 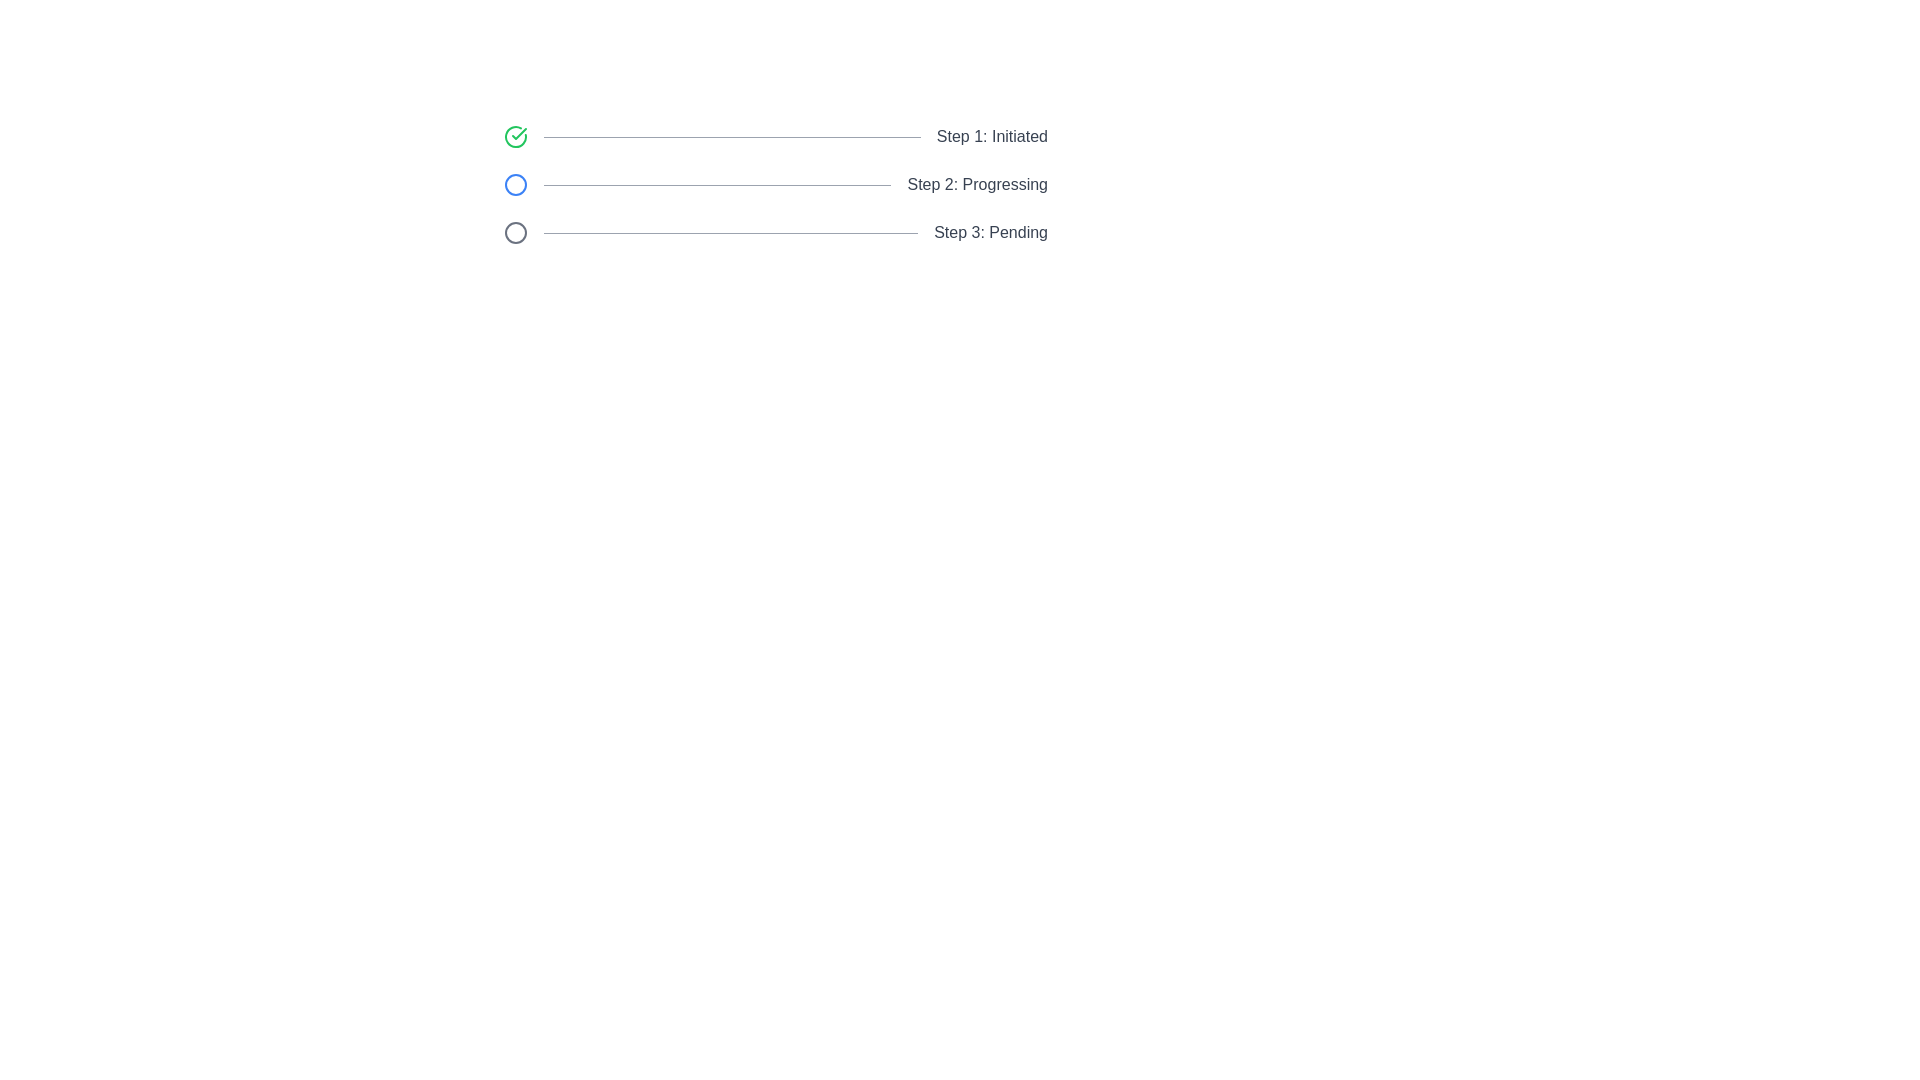 What do you see at coordinates (731, 136) in the screenshot?
I see `the Separator or progress bar that visually represents 'Step 1: Initiated', positioned horizontally between the checkmark icon and the 'Step 1: Initiated' text` at bounding box center [731, 136].